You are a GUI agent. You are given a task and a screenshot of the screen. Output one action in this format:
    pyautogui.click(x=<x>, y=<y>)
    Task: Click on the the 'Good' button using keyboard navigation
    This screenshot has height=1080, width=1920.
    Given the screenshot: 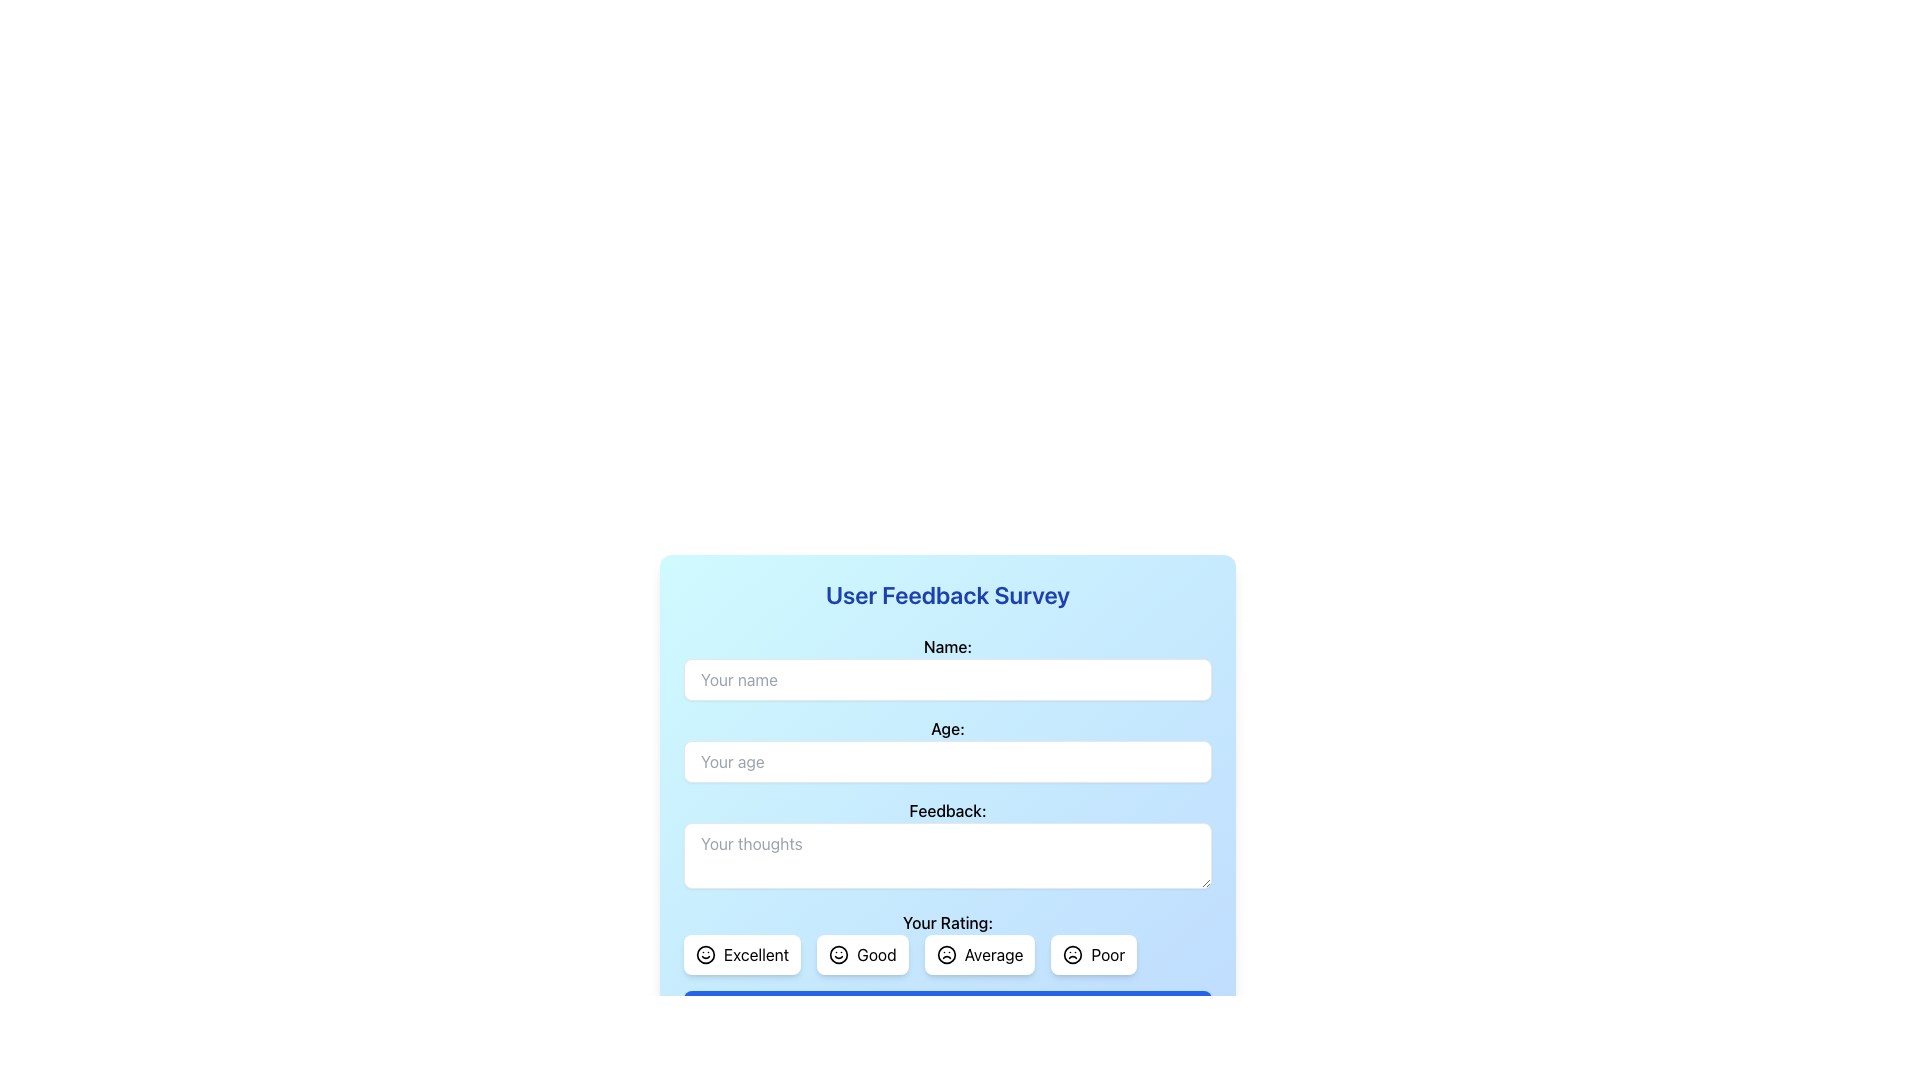 What is the action you would take?
    pyautogui.click(x=862, y=954)
    